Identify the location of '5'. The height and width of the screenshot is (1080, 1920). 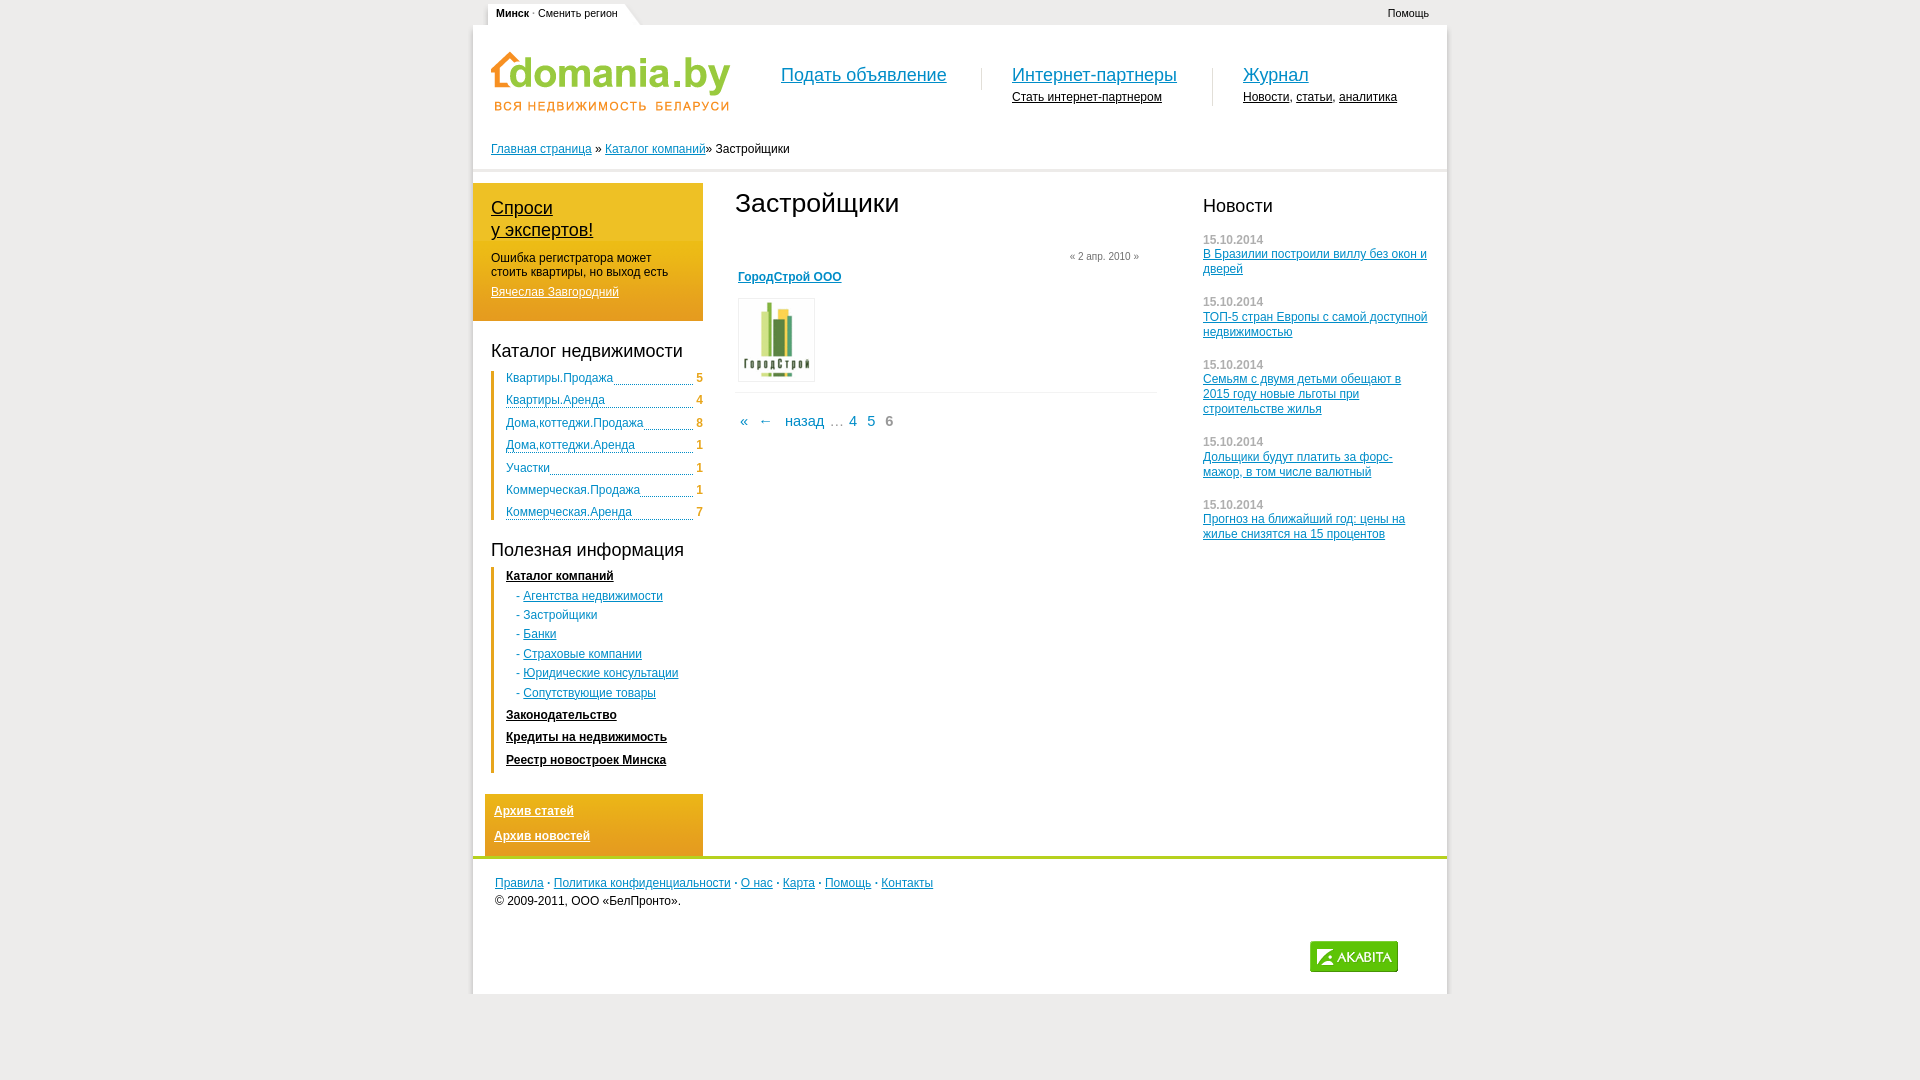
(870, 419).